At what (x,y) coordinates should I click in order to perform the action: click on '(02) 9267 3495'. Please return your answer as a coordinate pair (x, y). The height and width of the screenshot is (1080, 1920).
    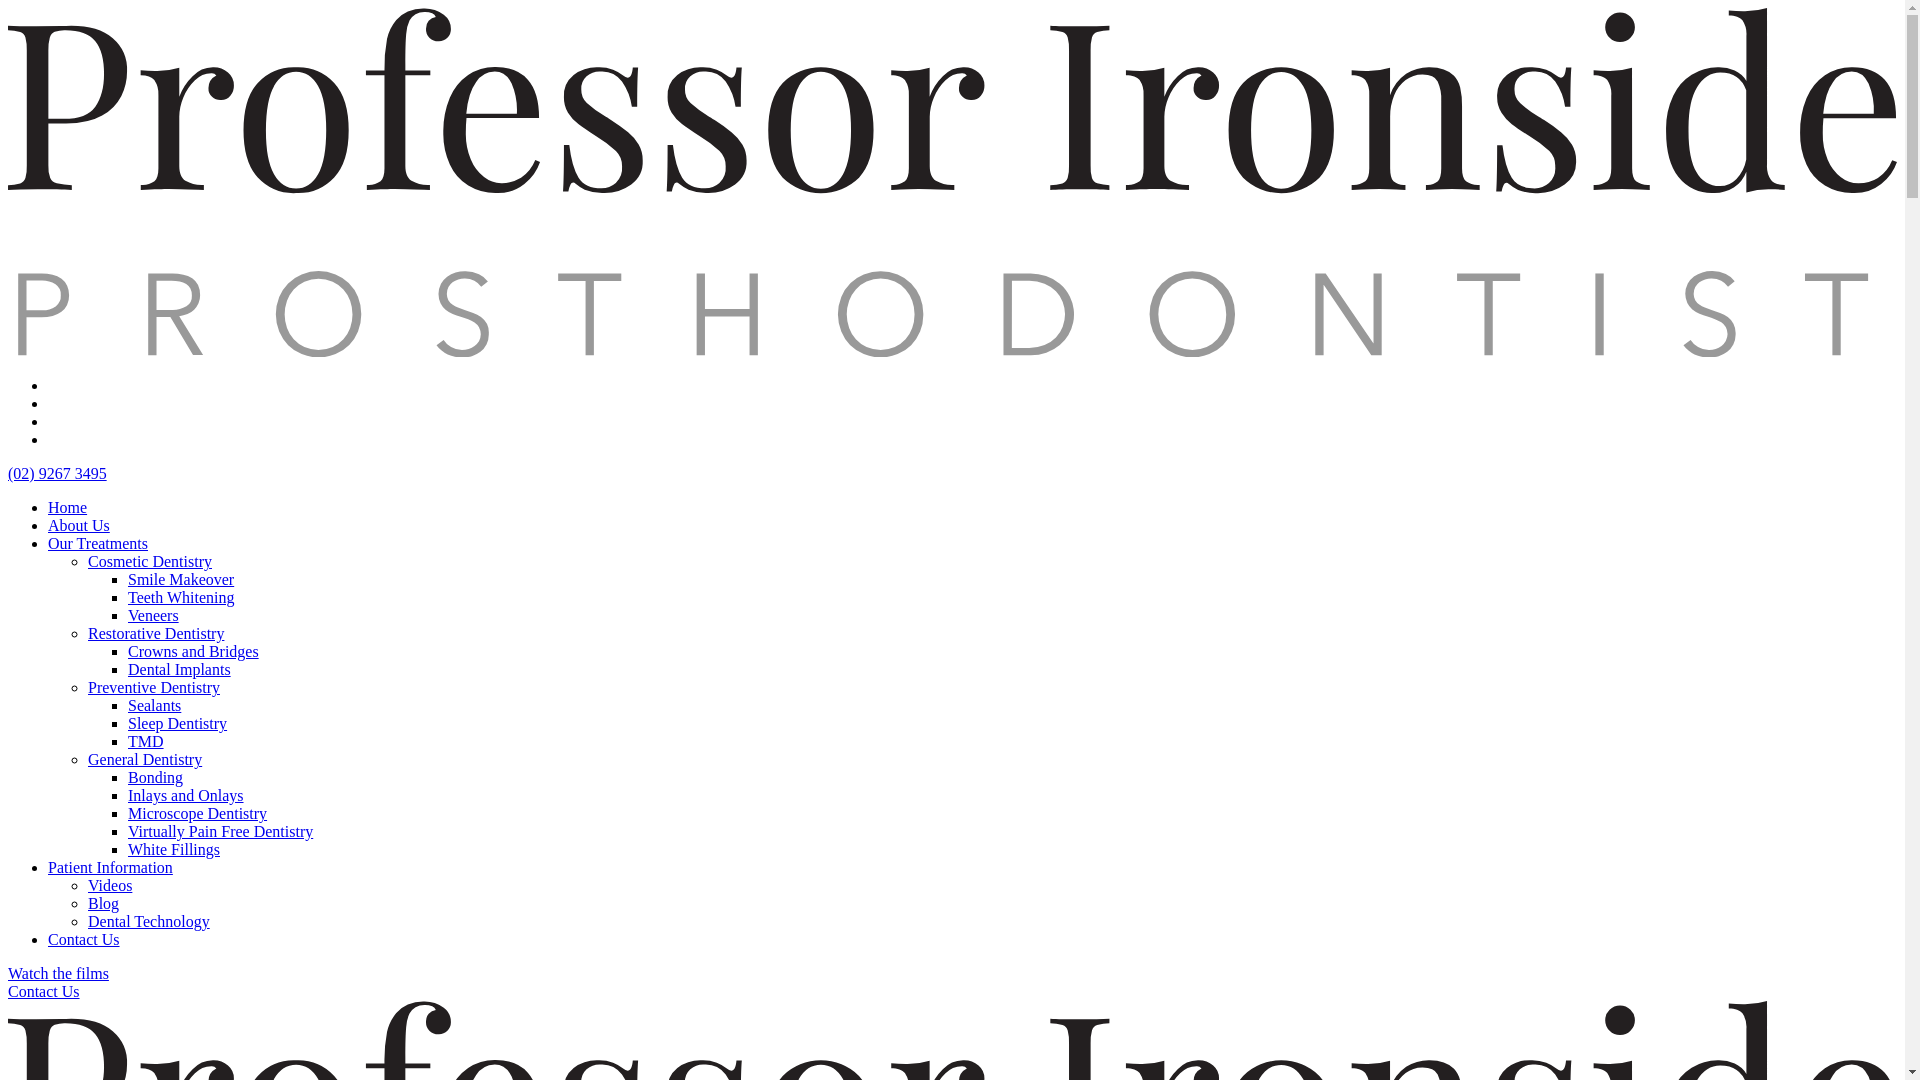
    Looking at the image, I should click on (57, 473).